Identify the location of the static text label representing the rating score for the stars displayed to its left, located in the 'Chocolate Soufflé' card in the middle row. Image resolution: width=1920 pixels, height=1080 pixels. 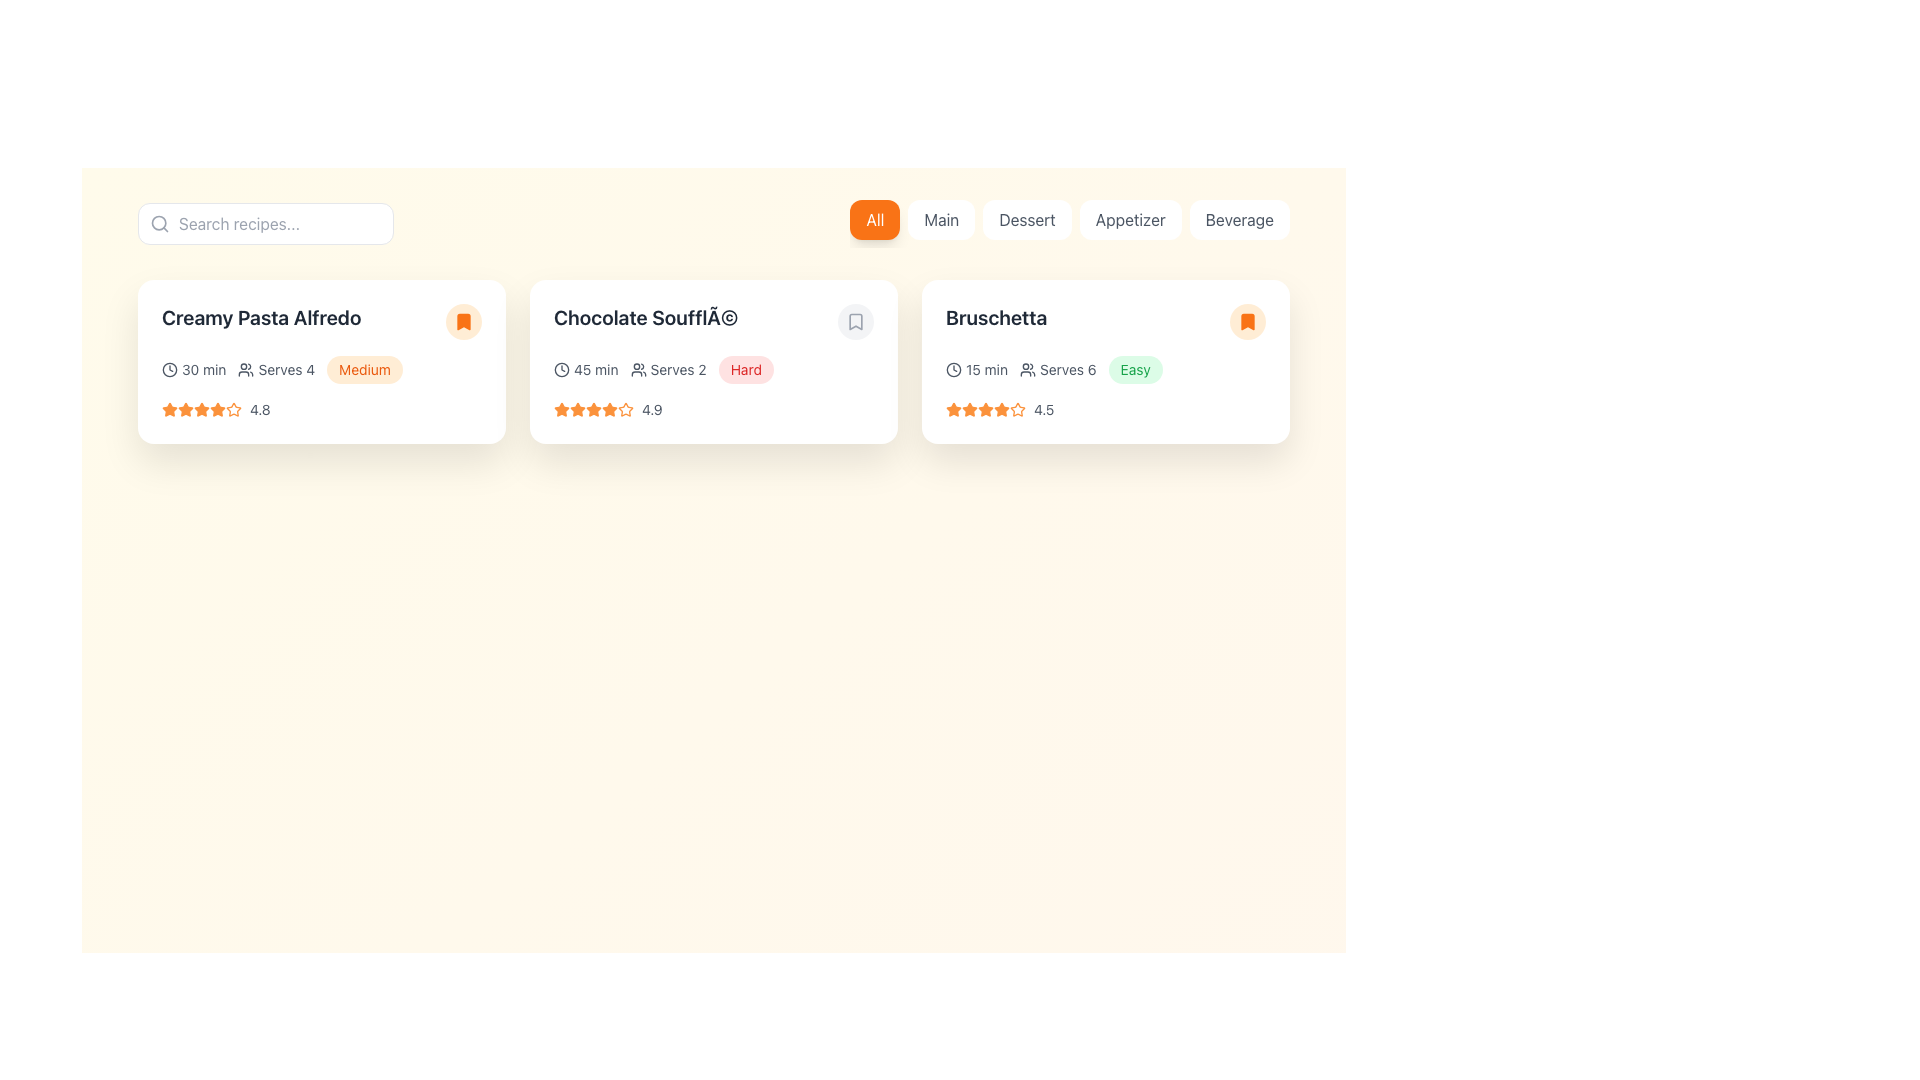
(652, 408).